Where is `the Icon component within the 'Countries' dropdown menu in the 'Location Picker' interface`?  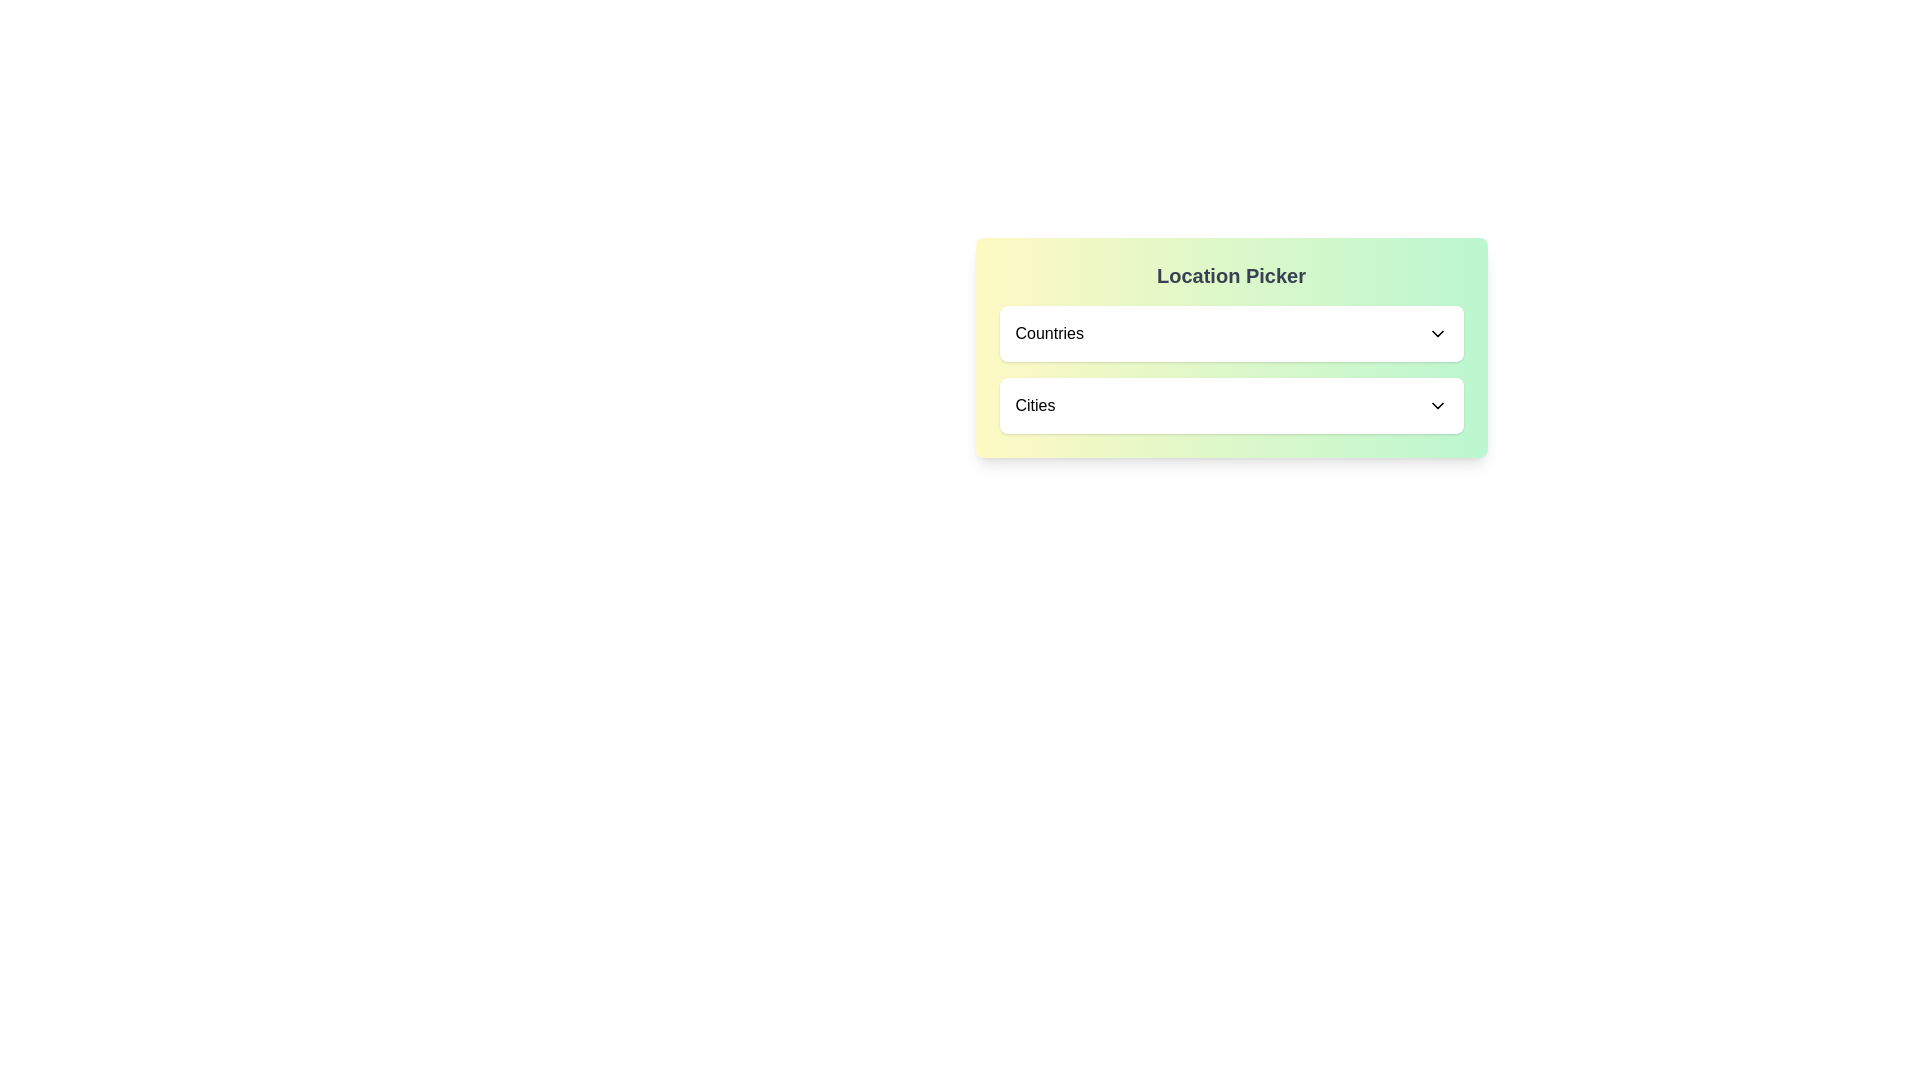
the Icon component within the 'Countries' dropdown menu in the 'Location Picker' interface is located at coordinates (1436, 333).